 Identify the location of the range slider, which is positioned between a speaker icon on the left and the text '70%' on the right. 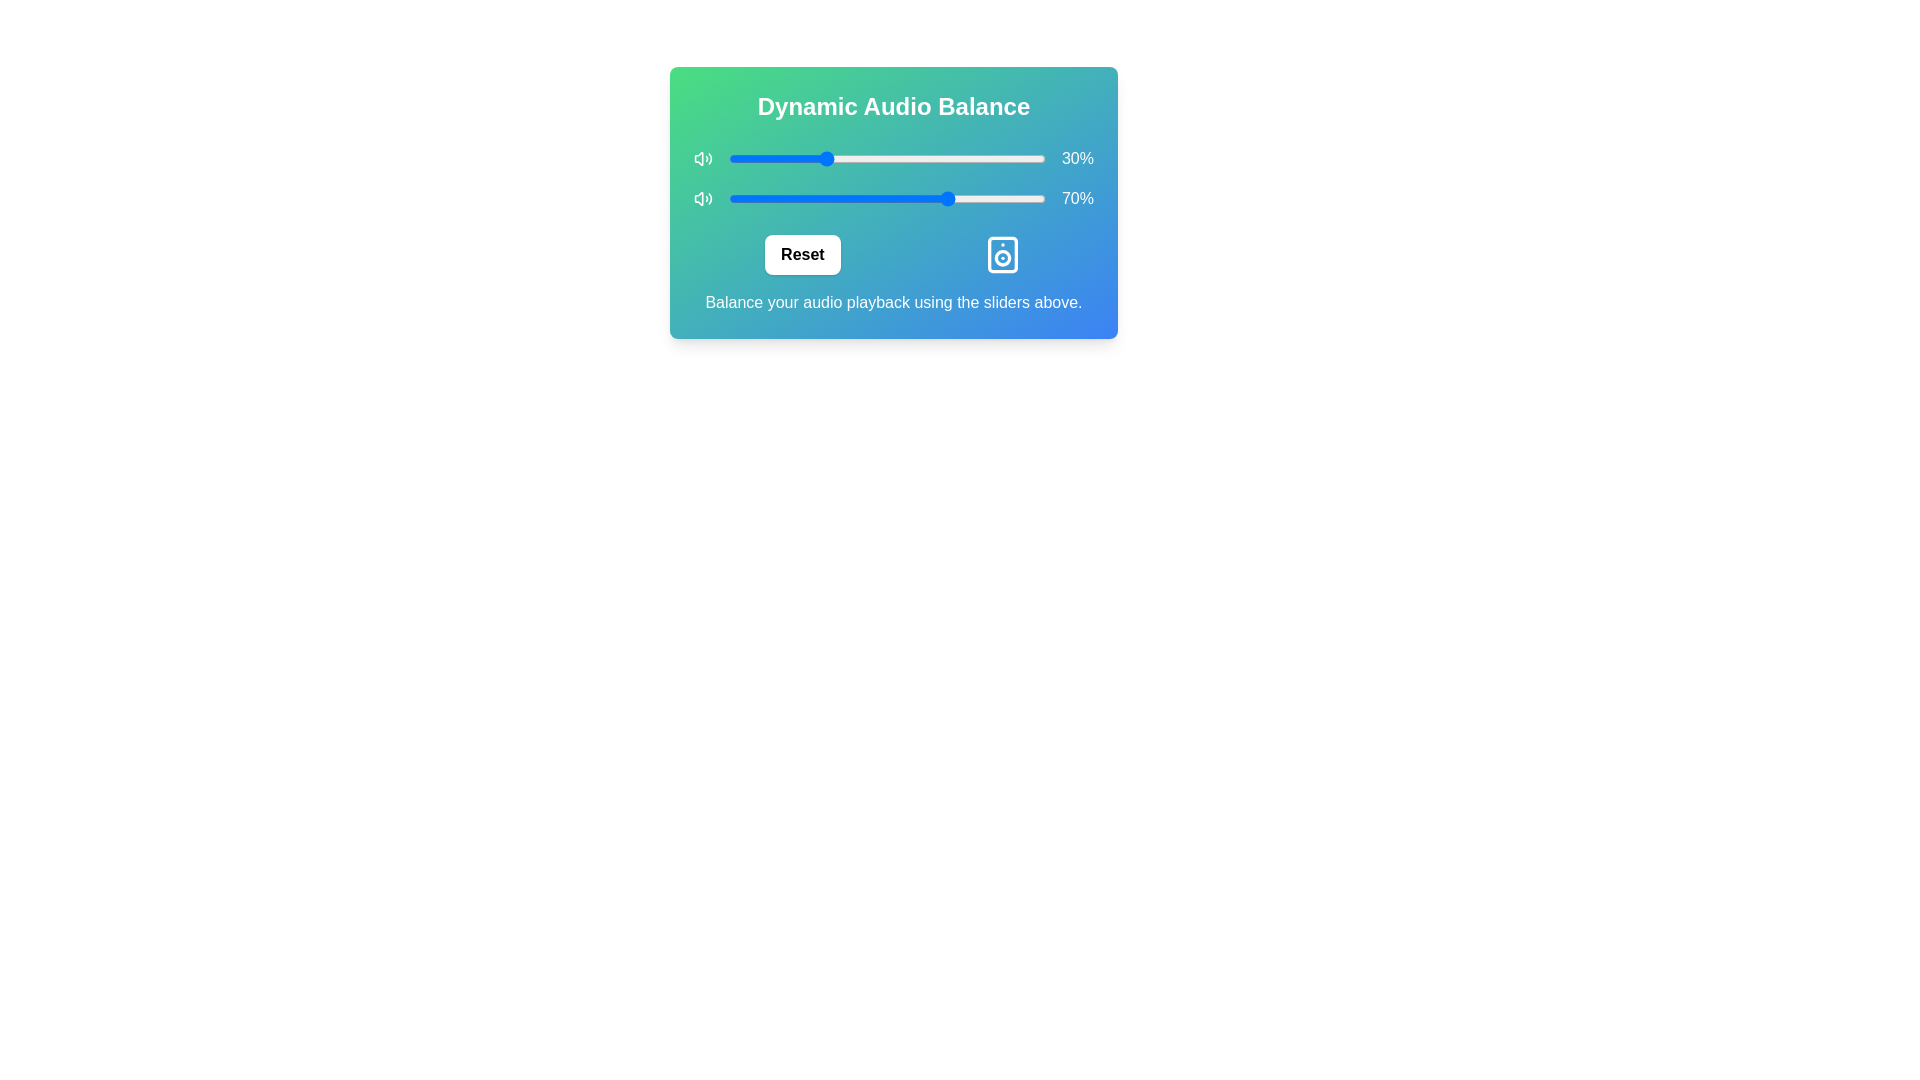
(886, 199).